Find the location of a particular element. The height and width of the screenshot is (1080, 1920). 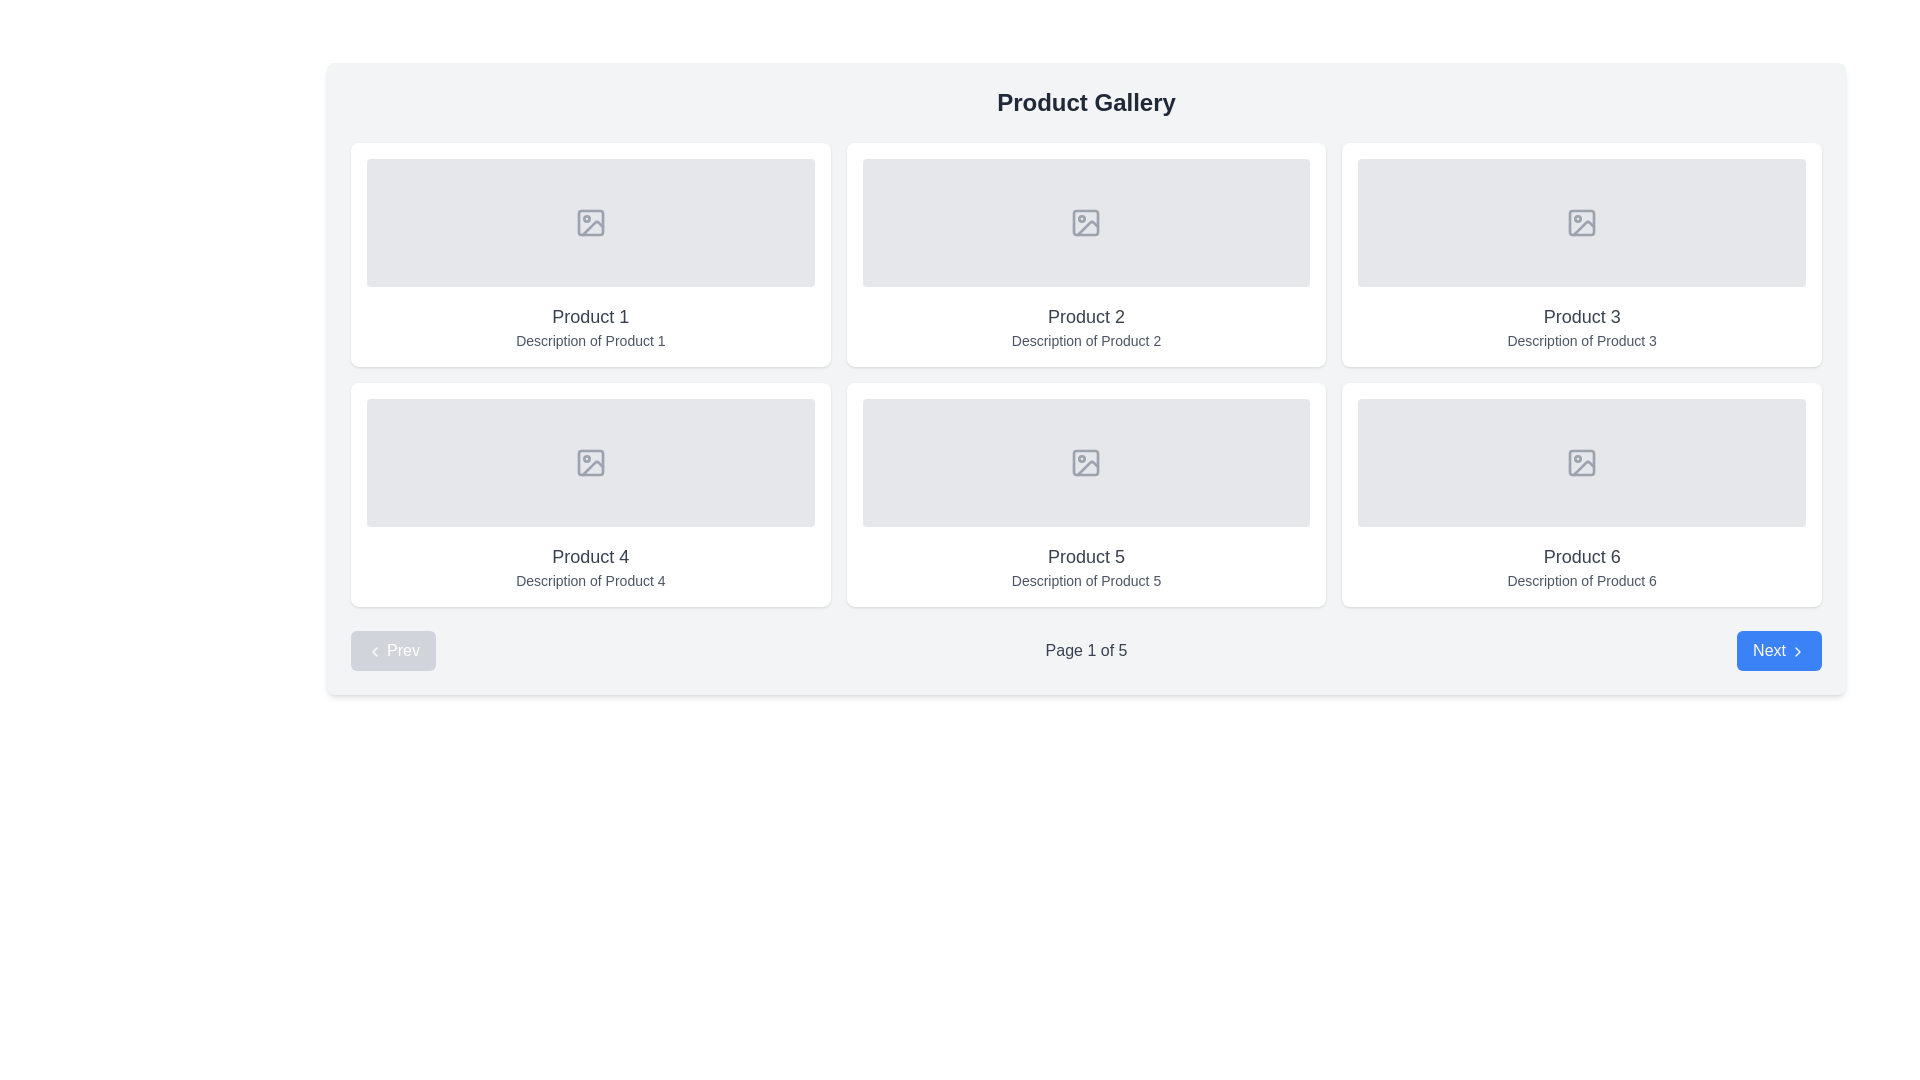

the text label displaying 'Product 2', which is located beneath the header 'Product Gallery' and above the description 'Description of Product 2' is located at coordinates (1085, 315).